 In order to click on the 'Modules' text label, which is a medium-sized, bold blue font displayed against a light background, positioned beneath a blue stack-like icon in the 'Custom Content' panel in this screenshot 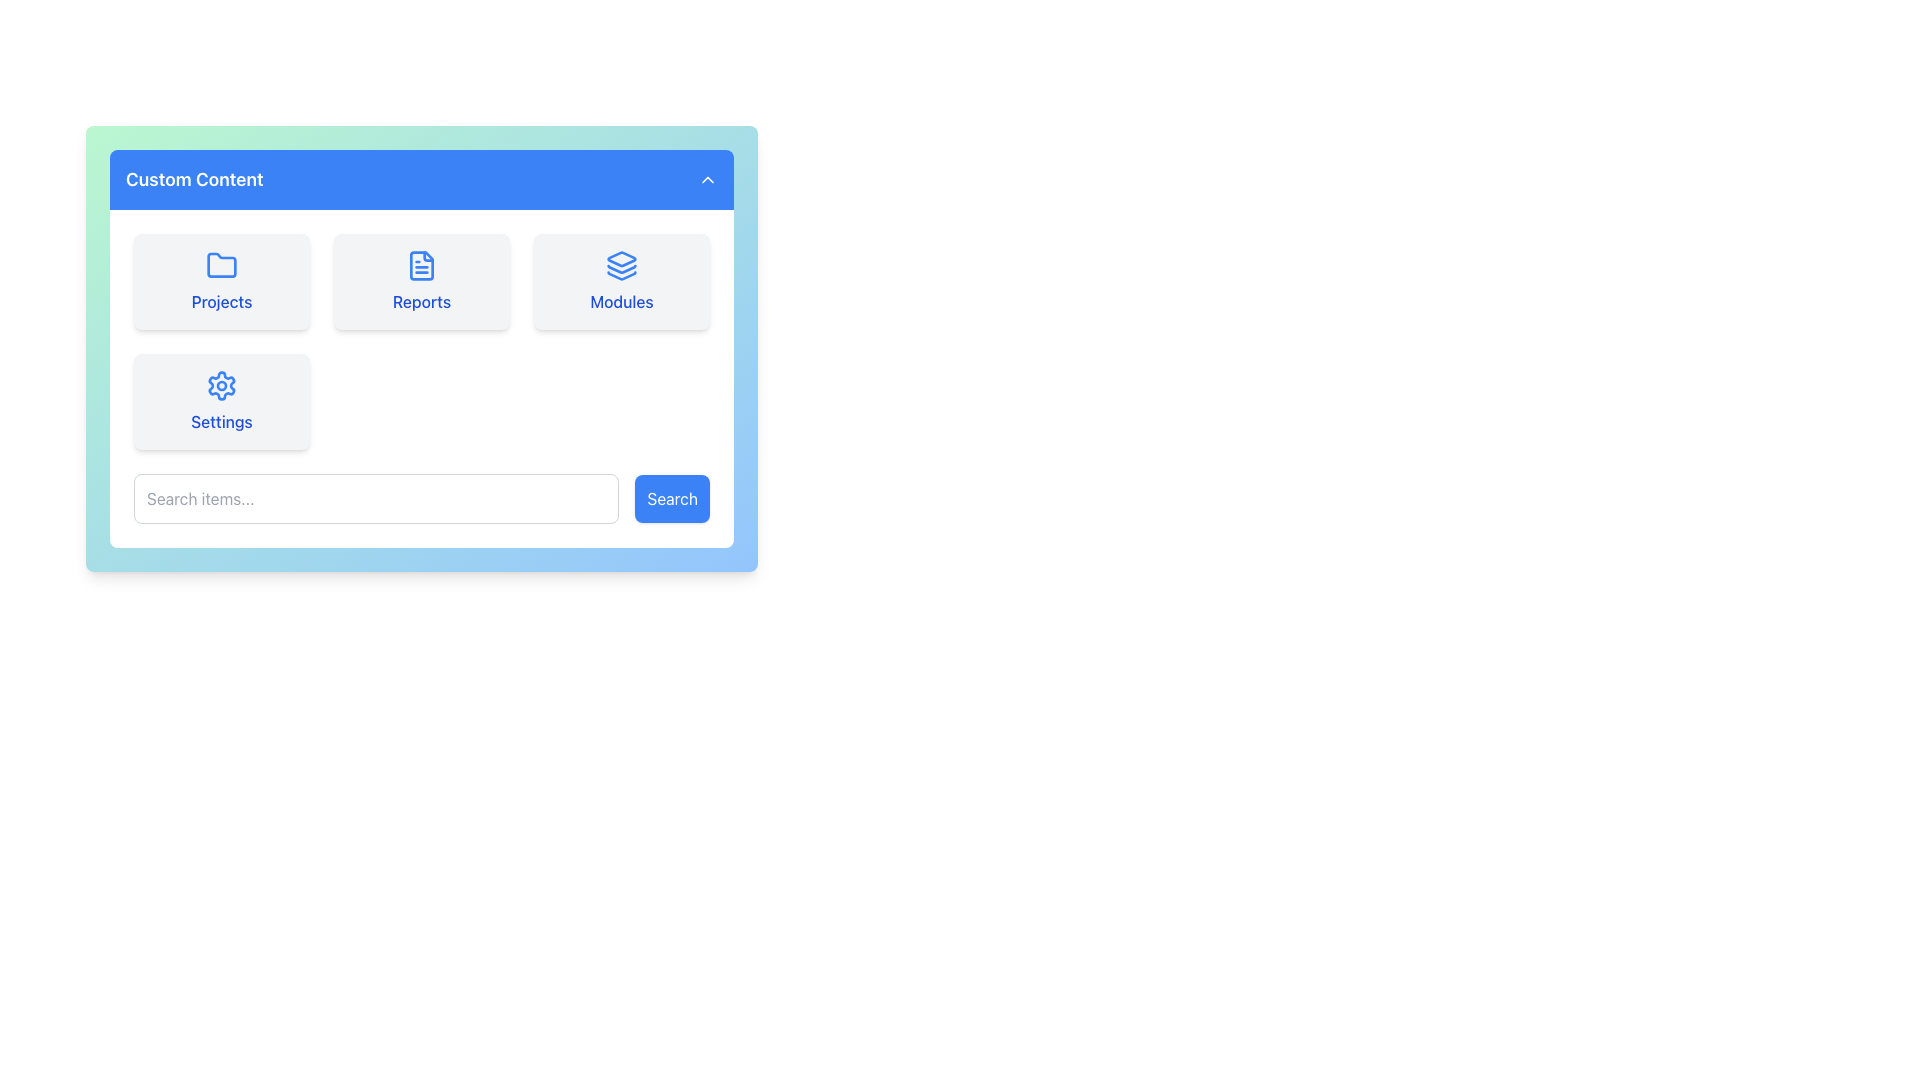, I will do `click(621, 301)`.